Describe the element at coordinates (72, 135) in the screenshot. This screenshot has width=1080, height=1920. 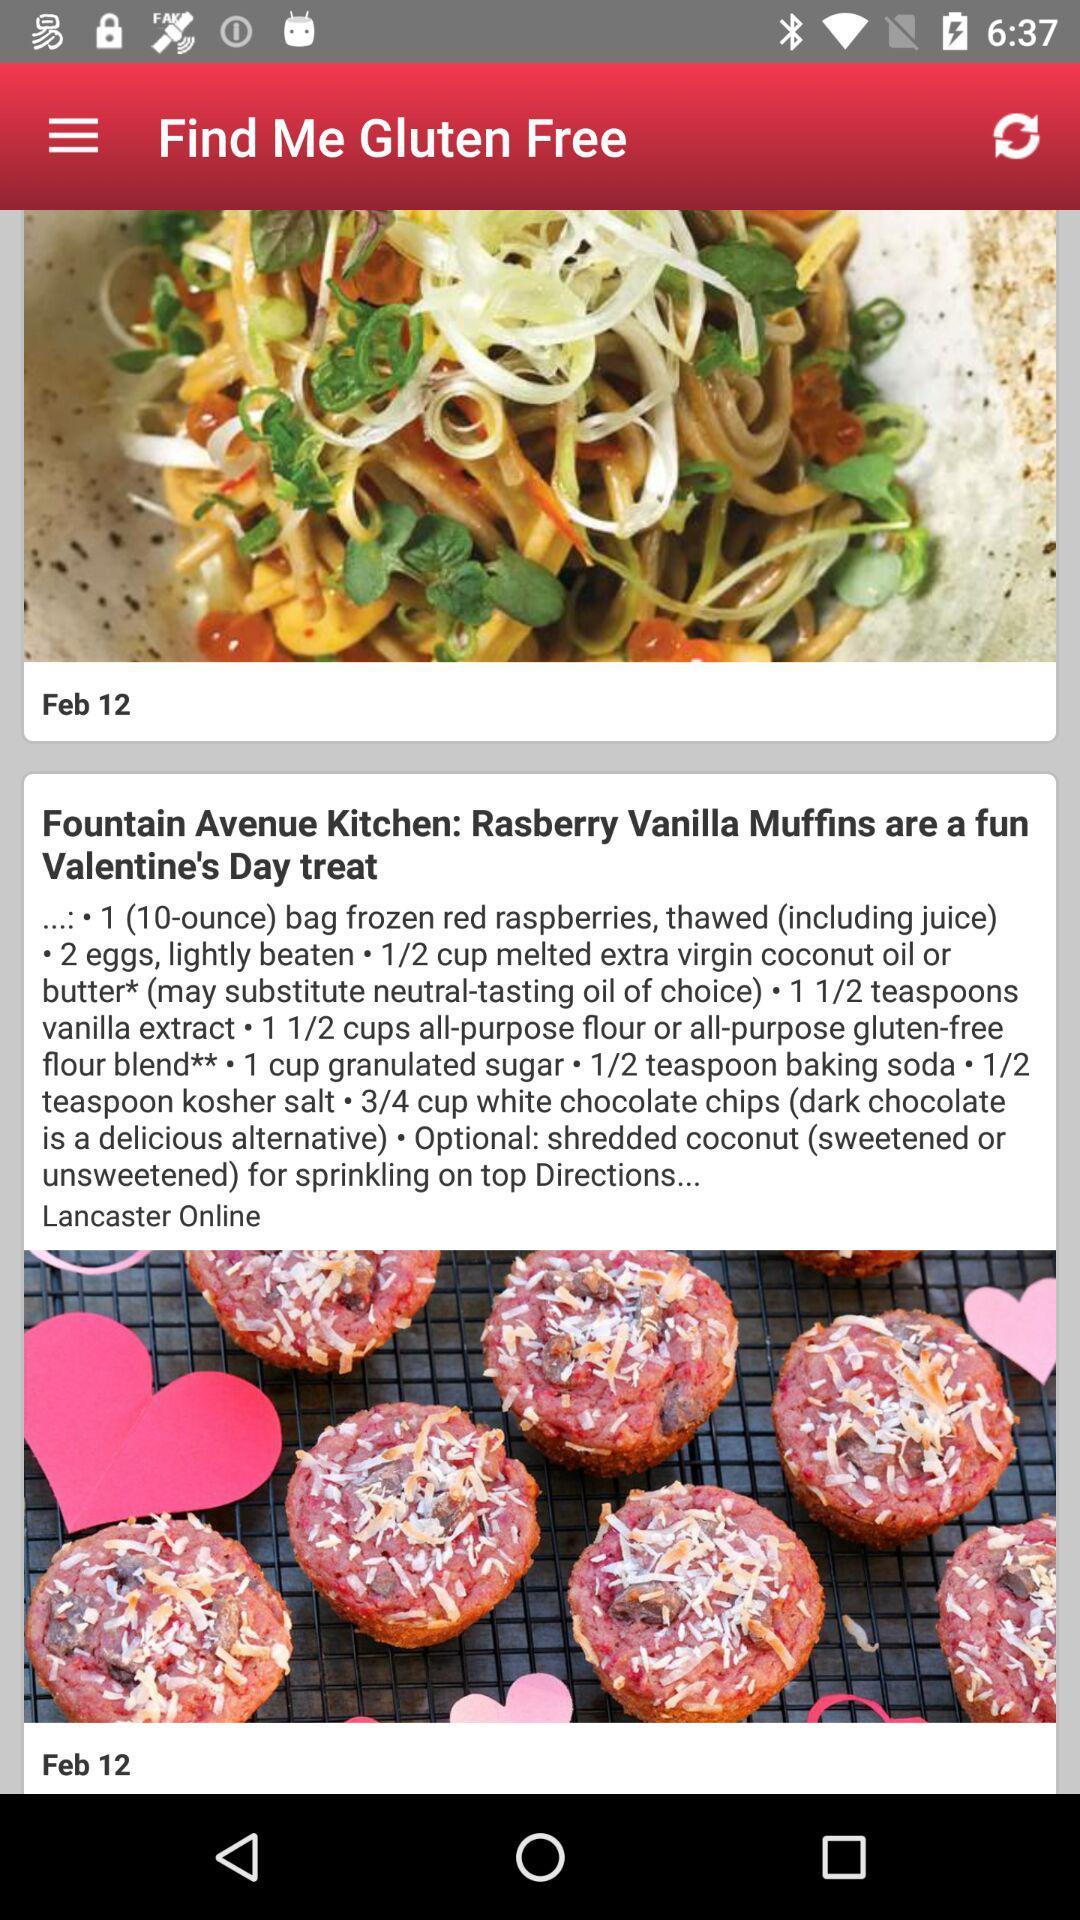
I see `the app next to the find me gluten app` at that location.